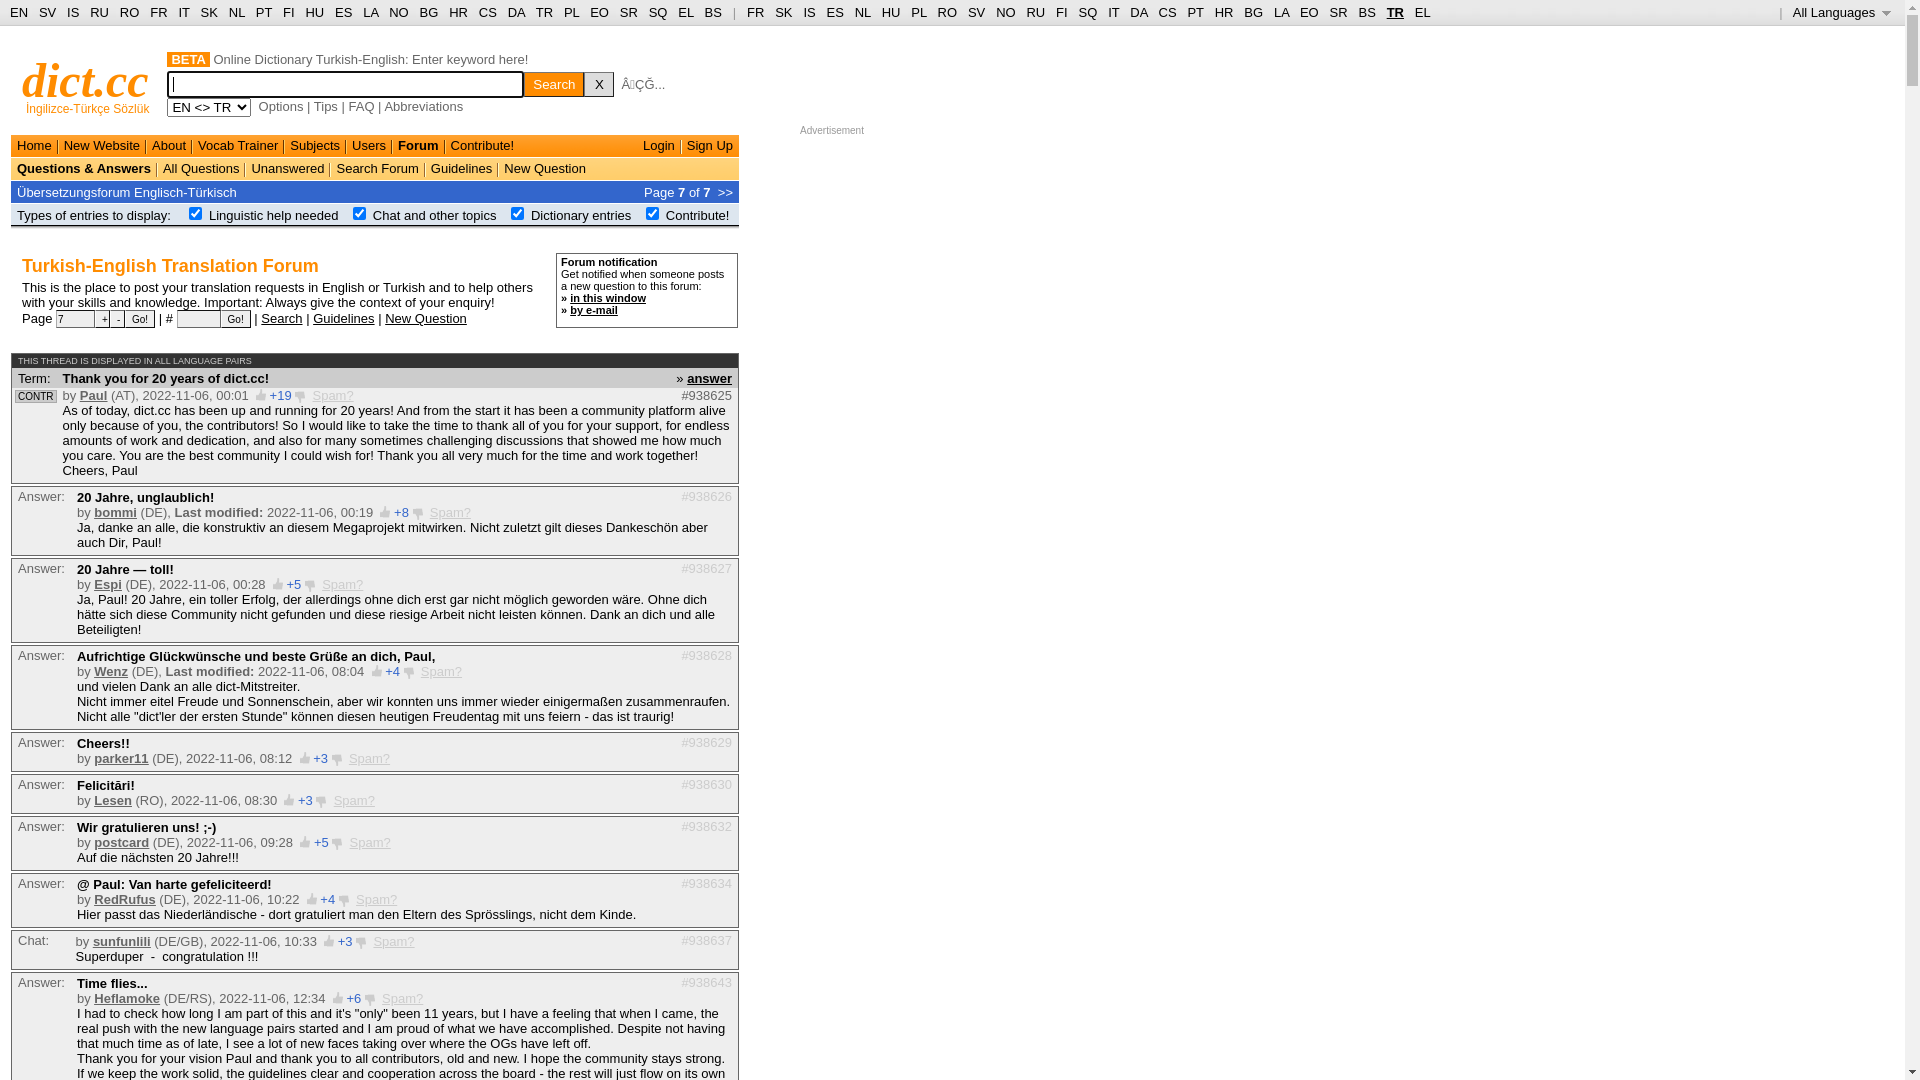  Describe the element at coordinates (313, 12) in the screenshot. I see `'HU'` at that location.